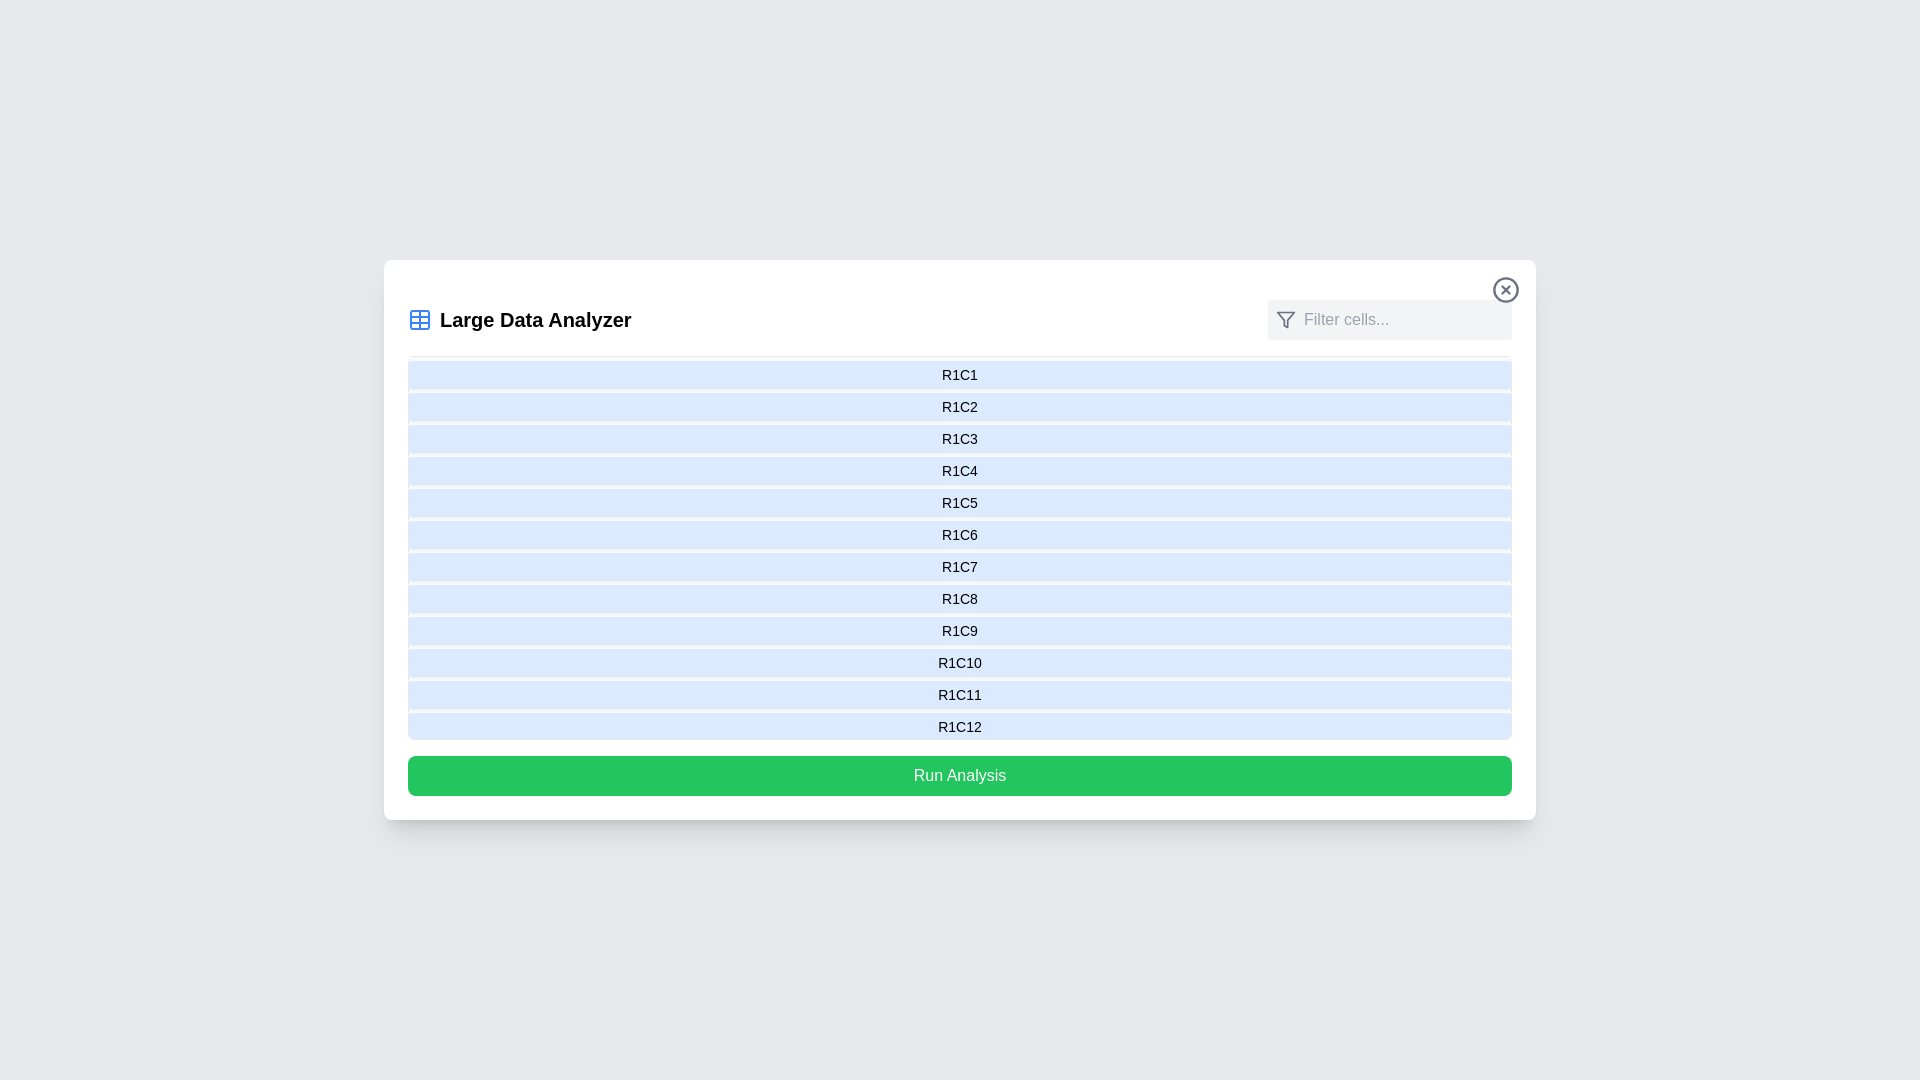 The height and width of the screenshot is (1080, 1920). Describe the element at coordinates (1506, 289) in the screenshot. I see `close button located at the top-right corner of the component` at that location.